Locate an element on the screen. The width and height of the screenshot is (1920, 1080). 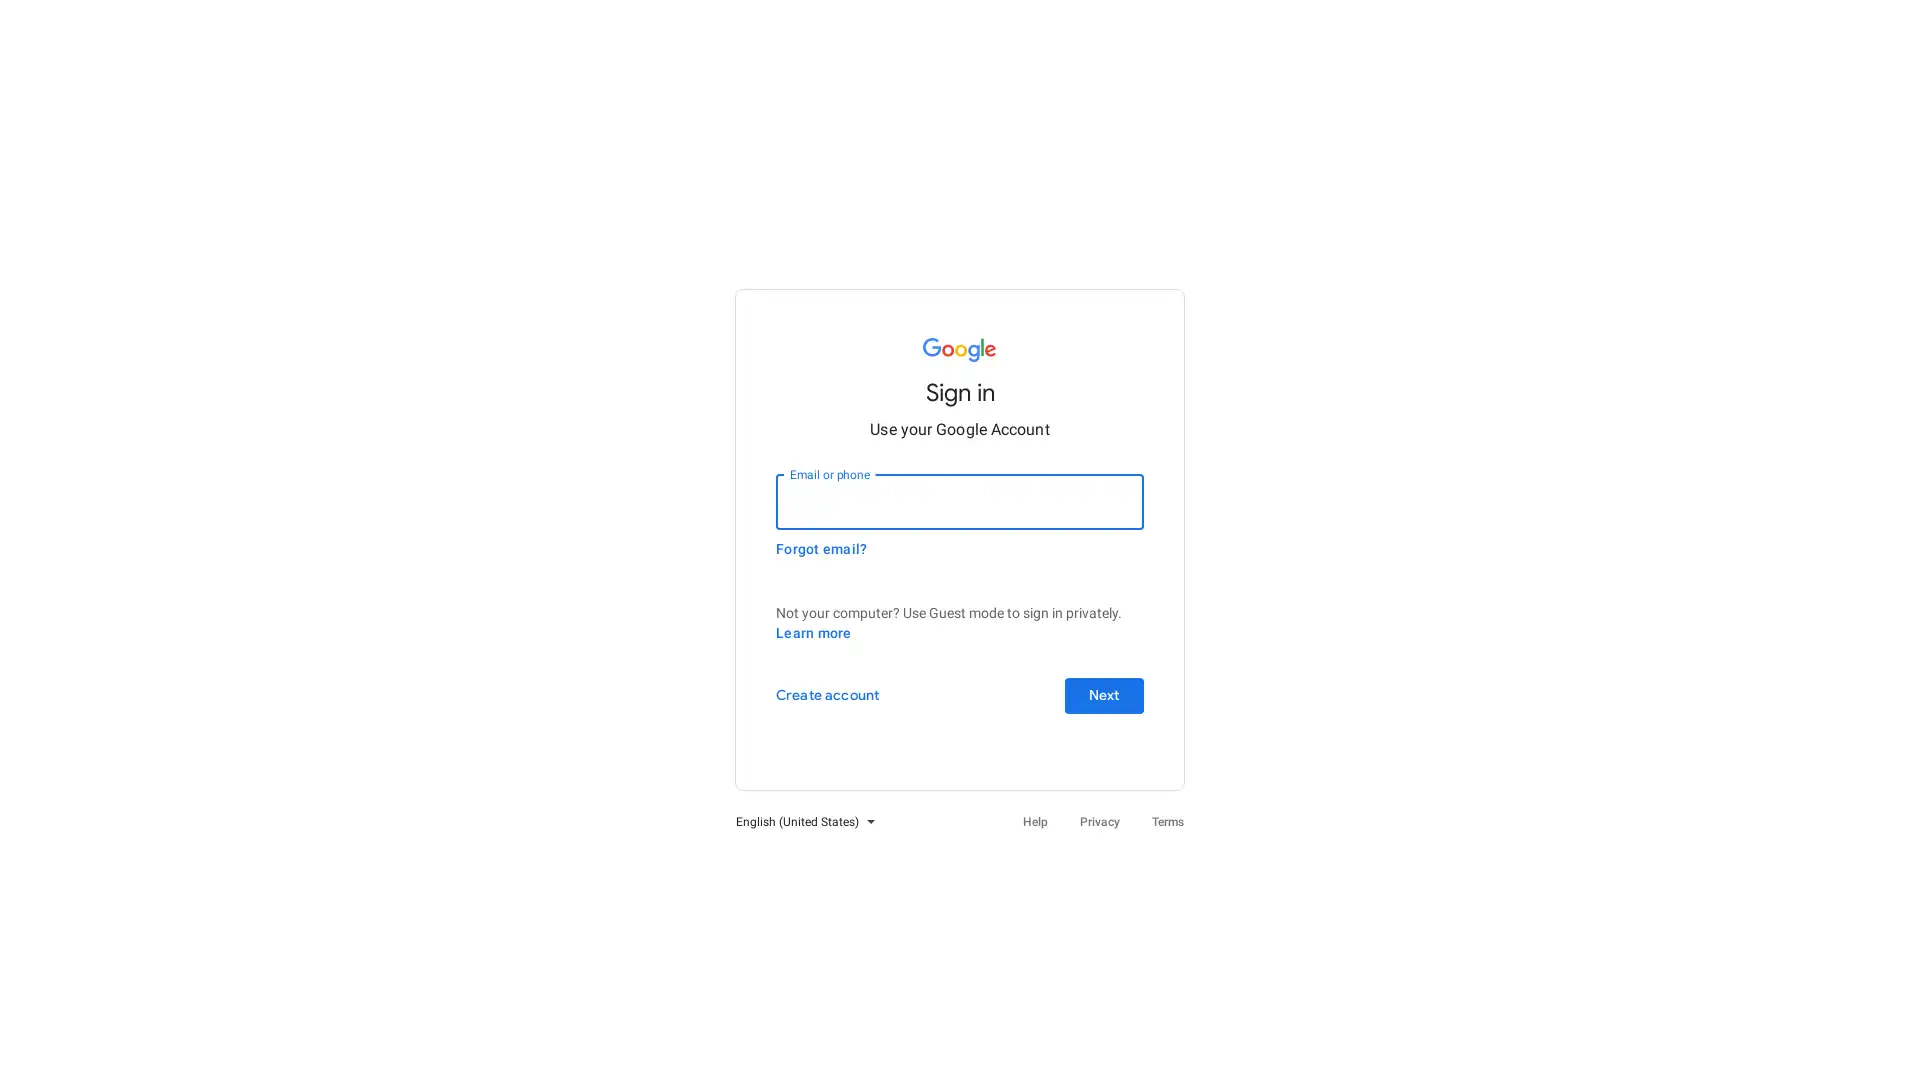
Next is located at coordinates (1103, 693).